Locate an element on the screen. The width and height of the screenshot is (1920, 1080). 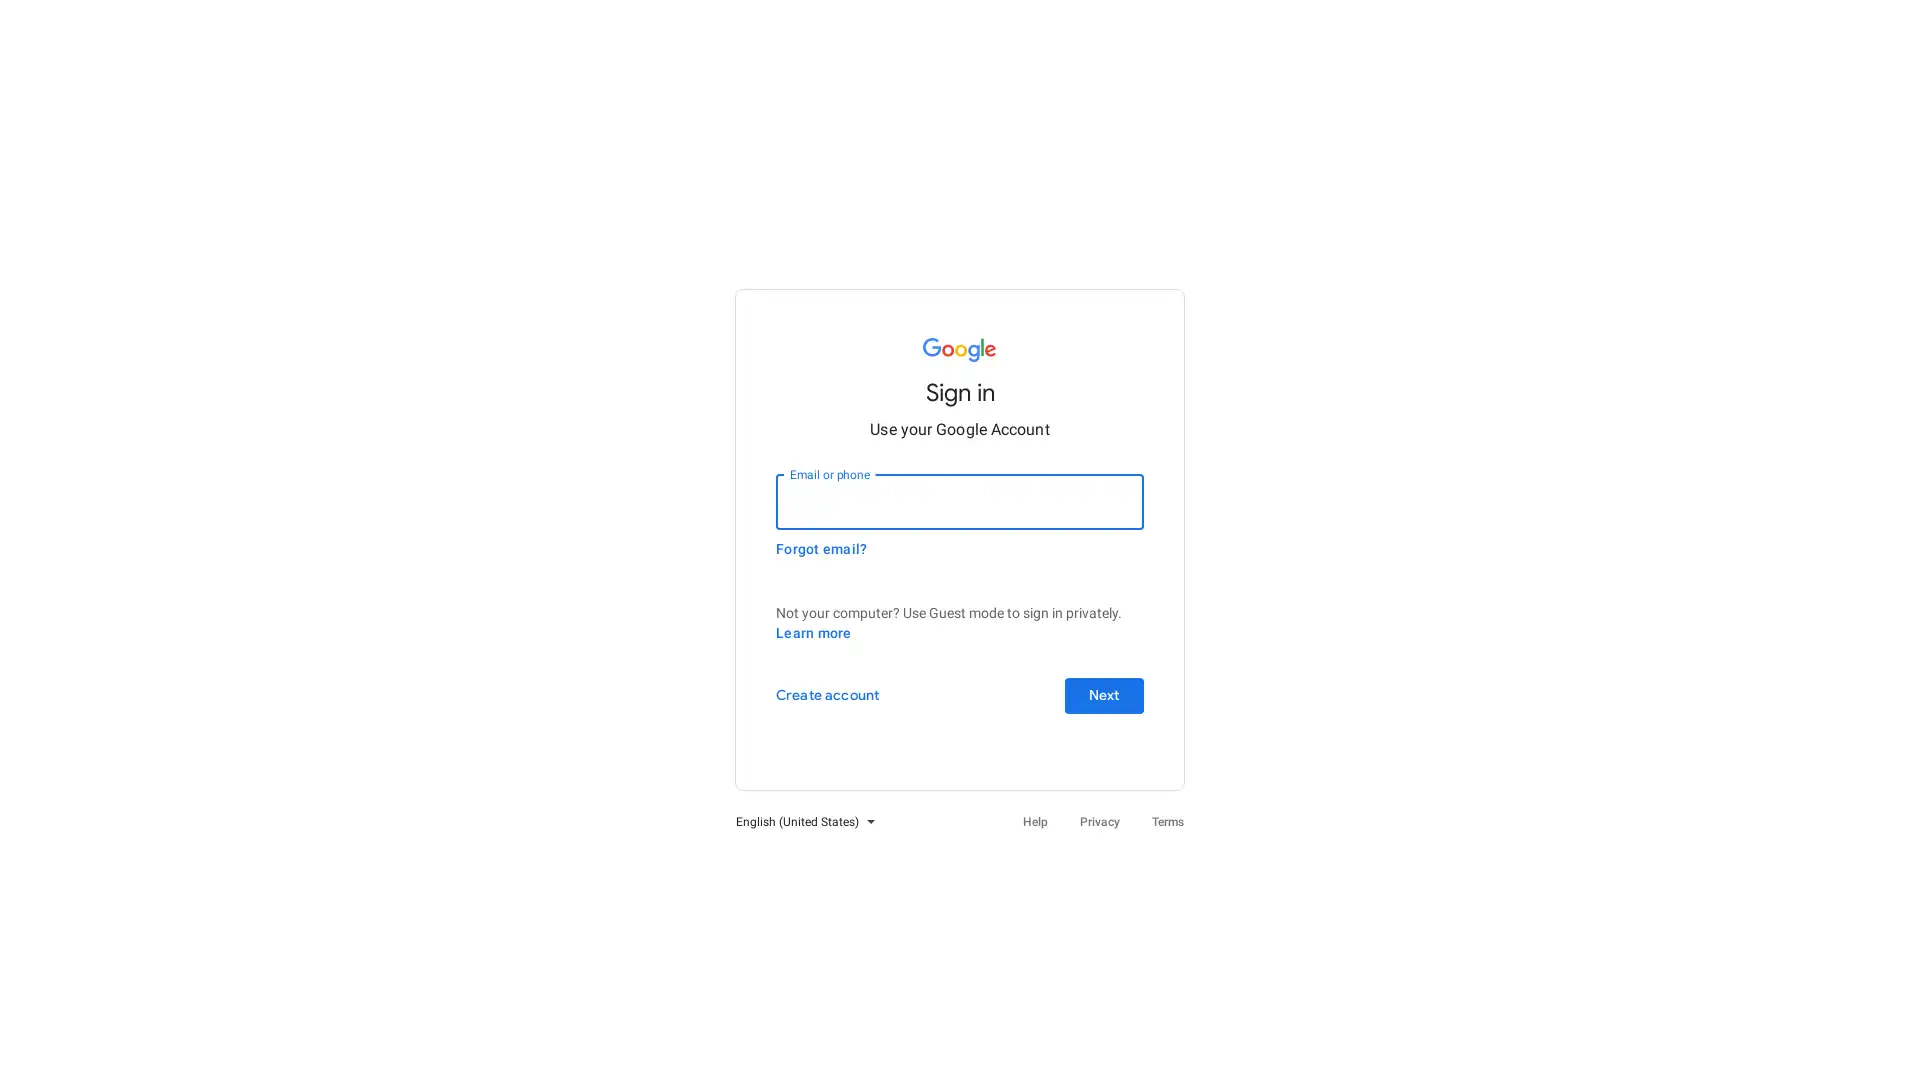
Next is located at coordinates (1103, 693).